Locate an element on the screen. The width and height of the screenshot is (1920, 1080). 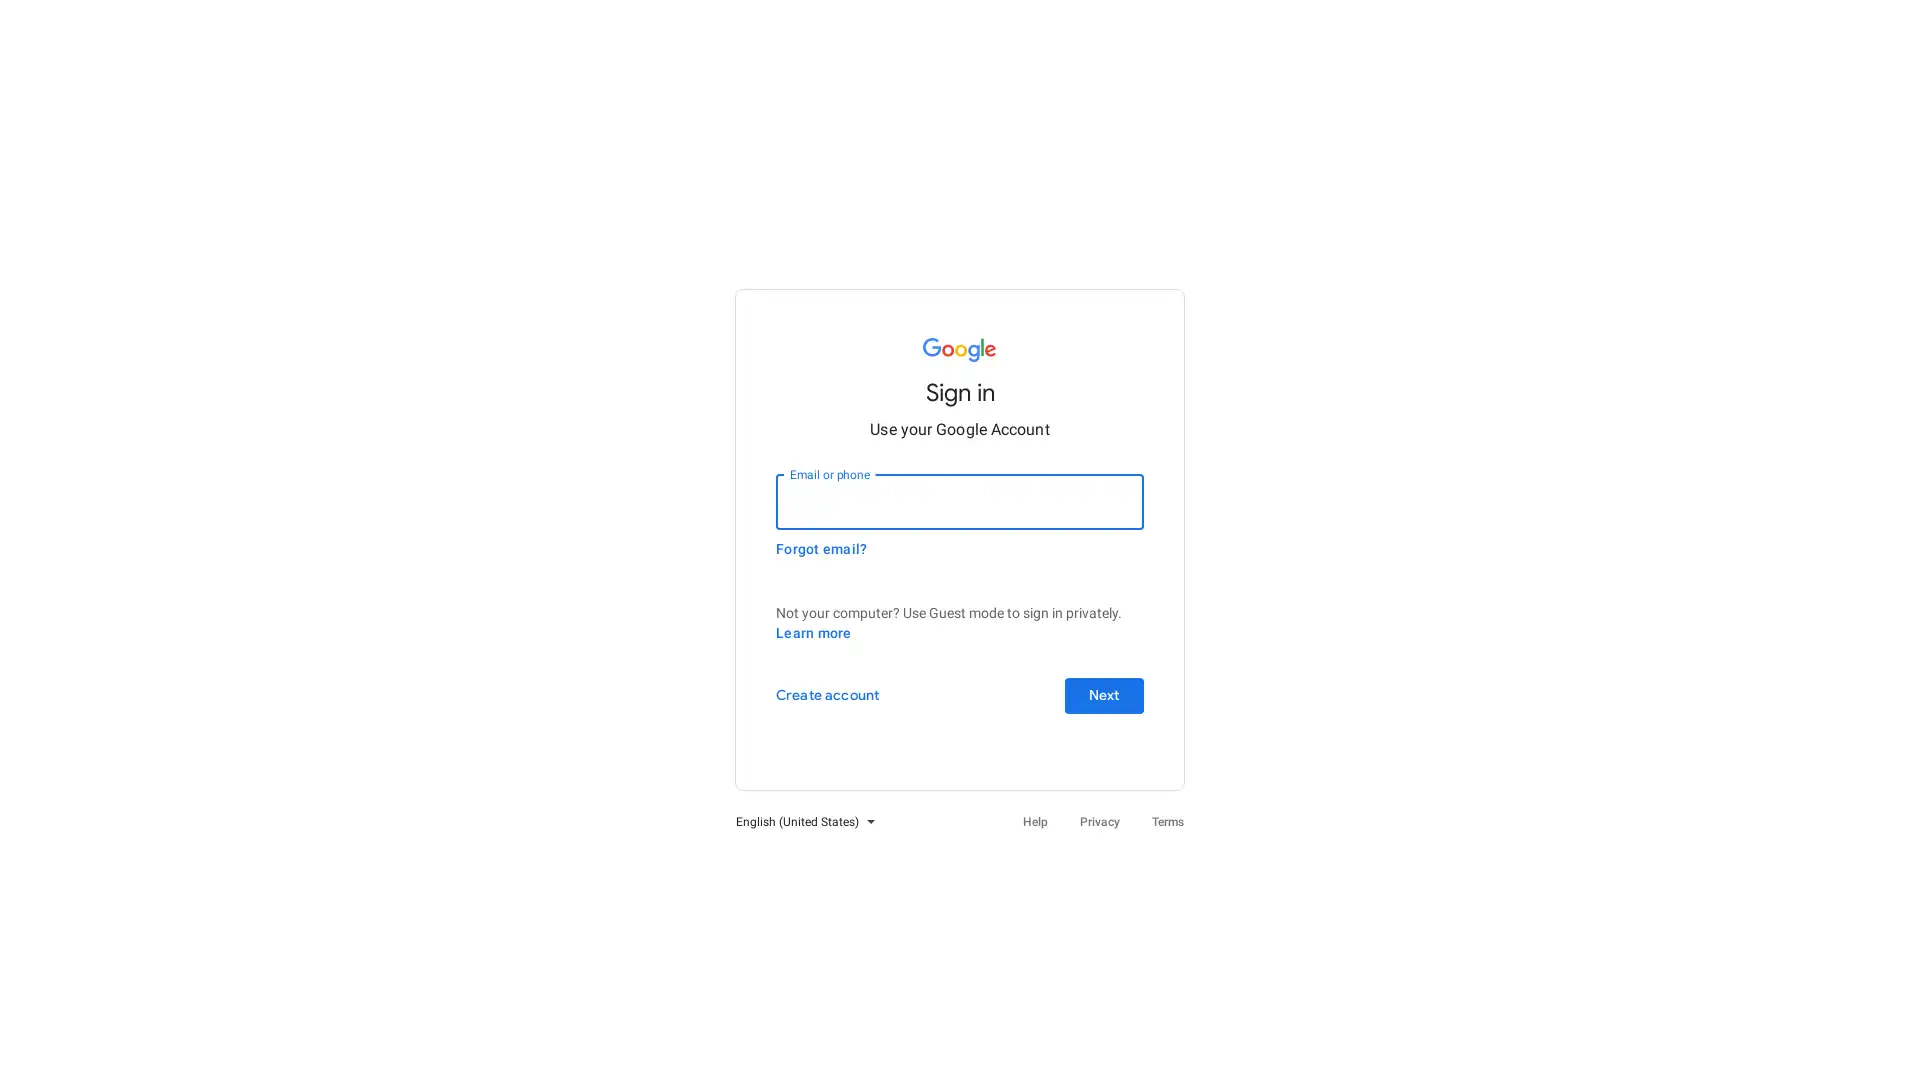
Next is located at coordinates (1103, 693).